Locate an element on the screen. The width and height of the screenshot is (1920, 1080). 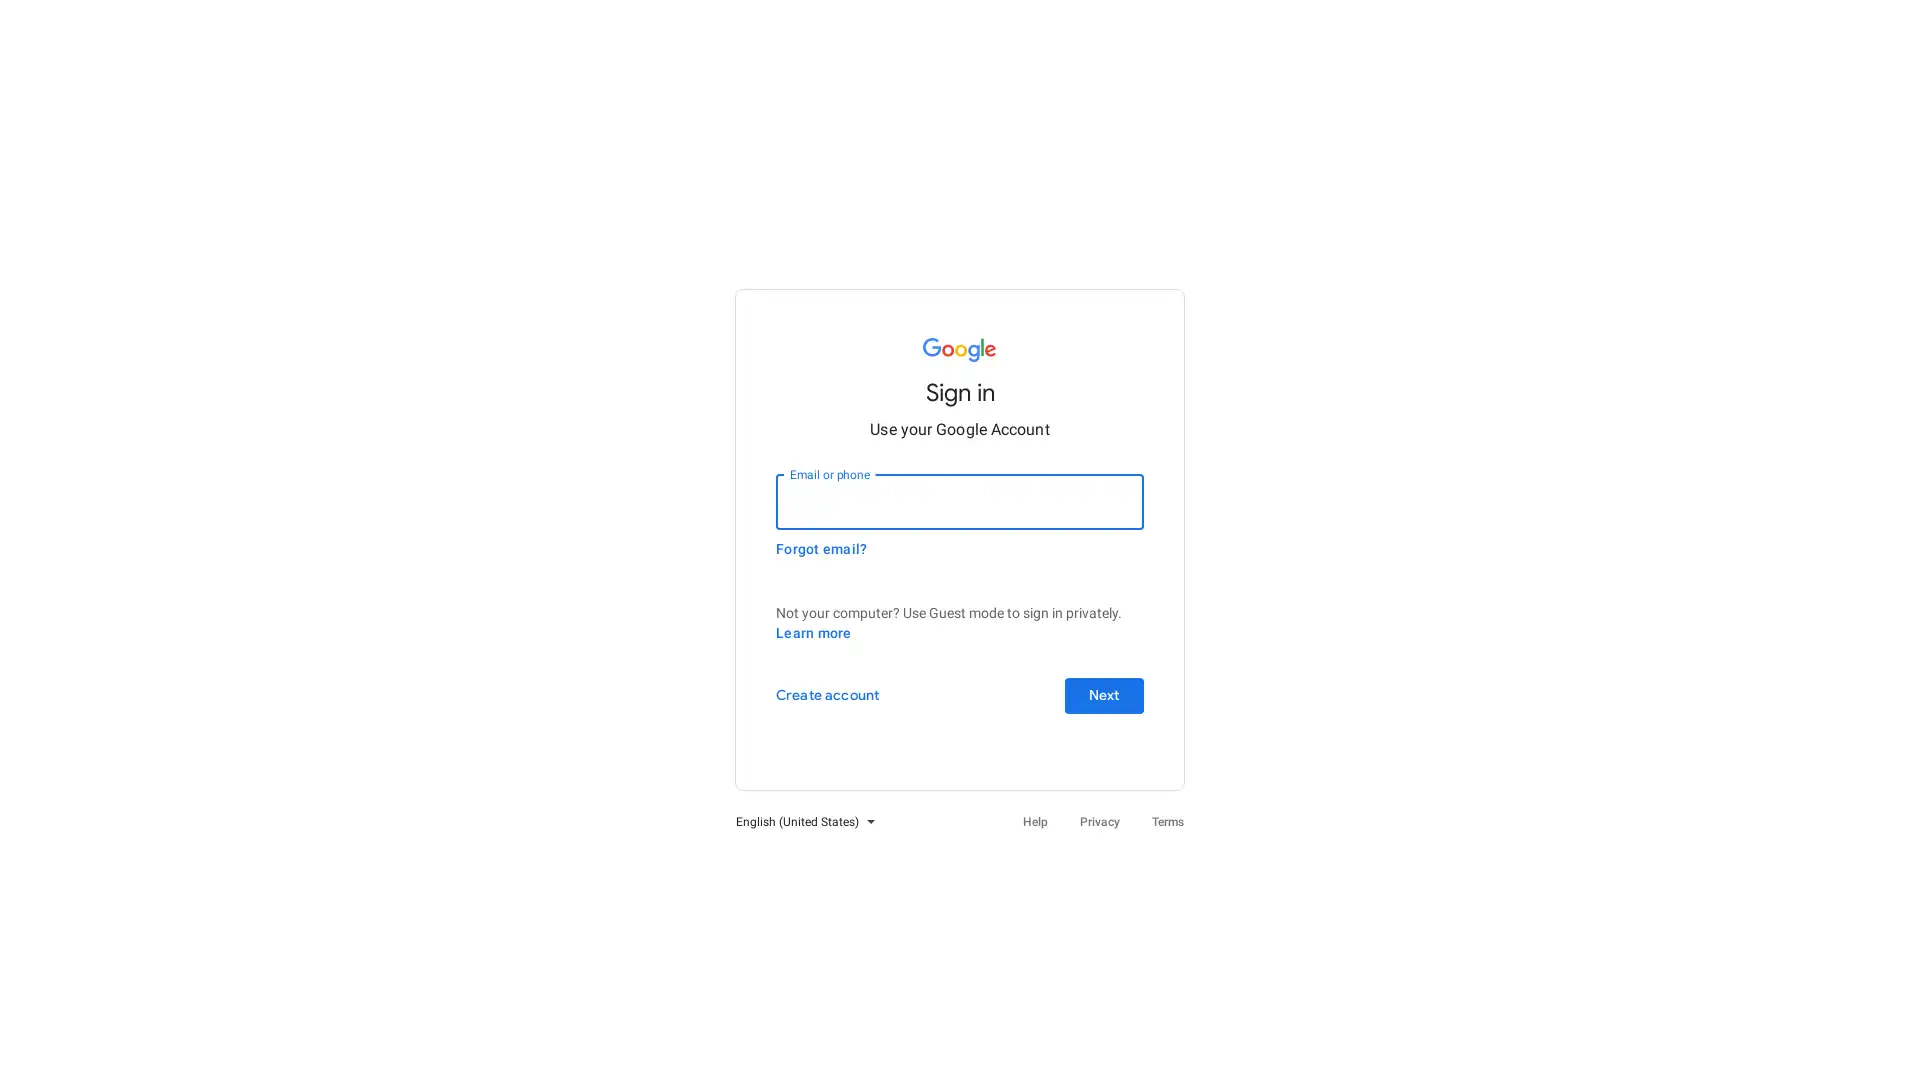
Next is located at coordinates (1103, 693).